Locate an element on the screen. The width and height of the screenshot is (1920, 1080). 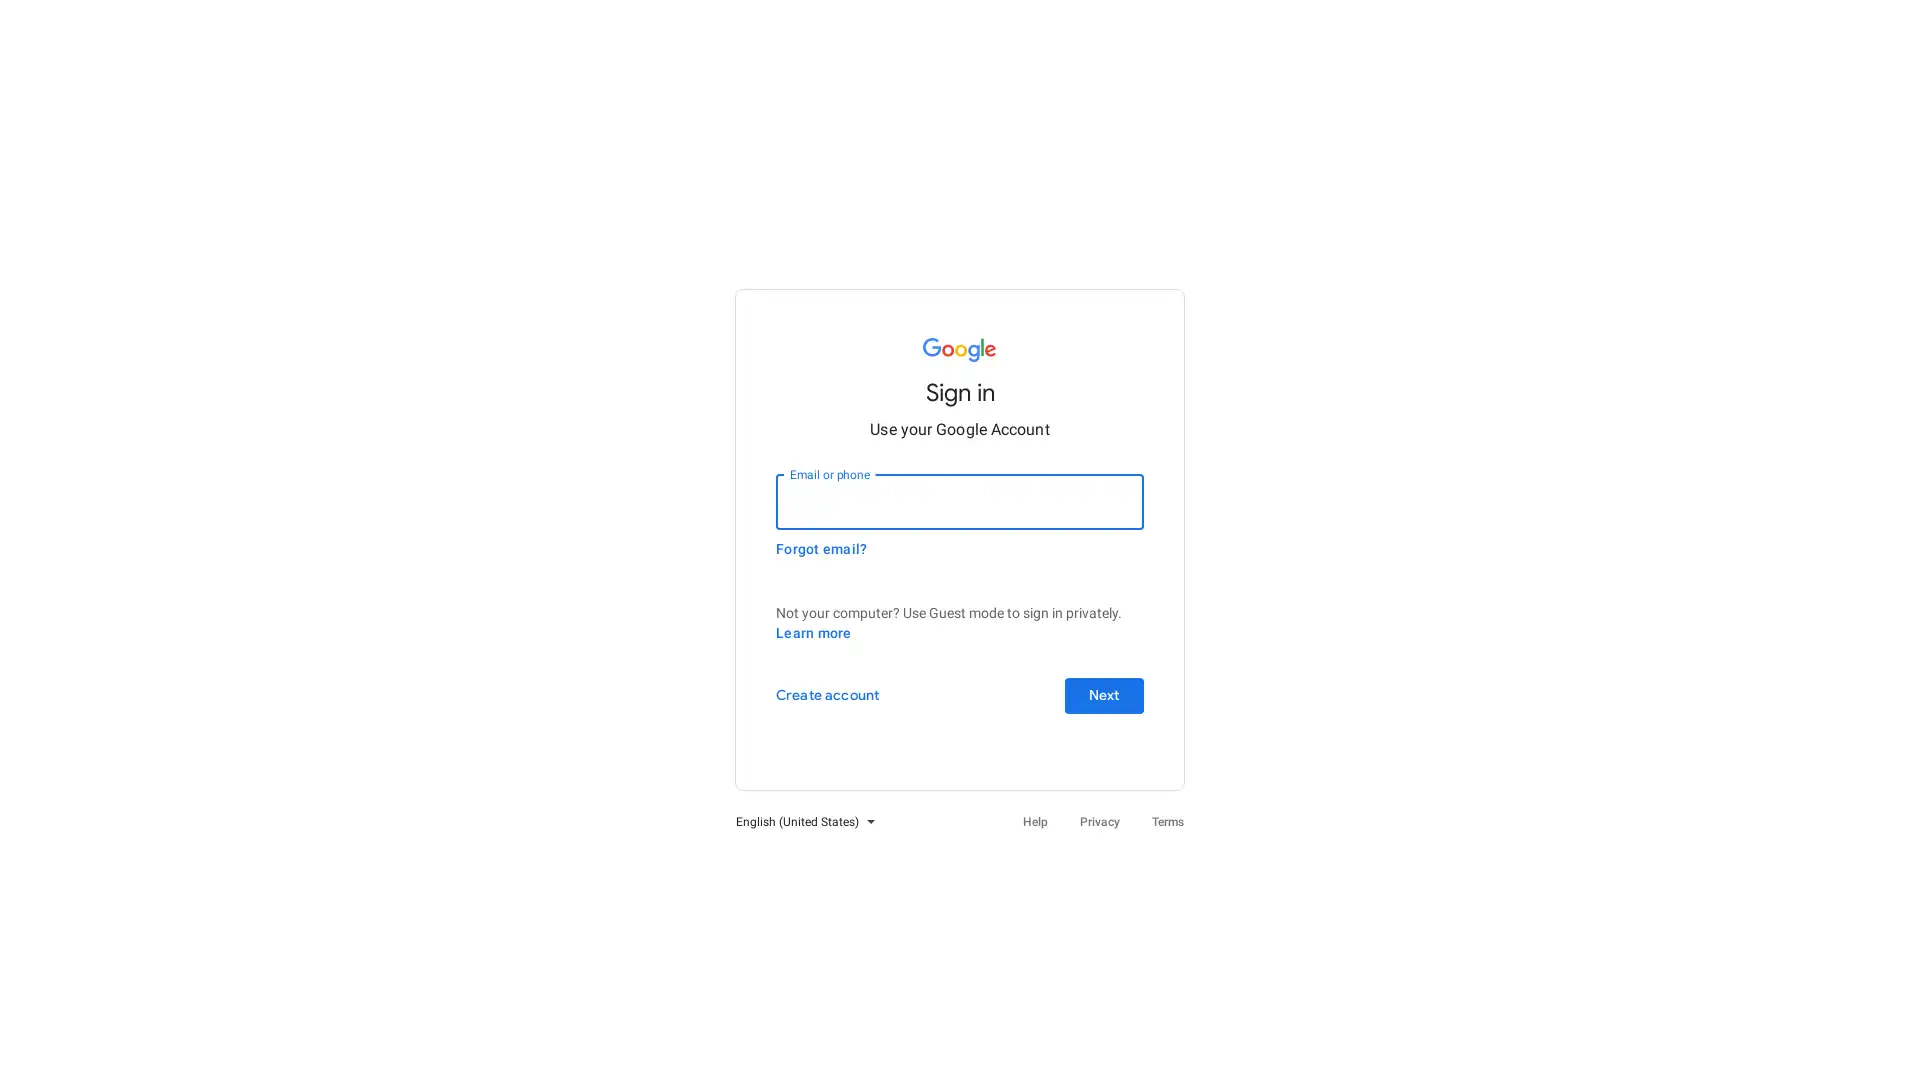
Next is located at coordinates (1103, 693).